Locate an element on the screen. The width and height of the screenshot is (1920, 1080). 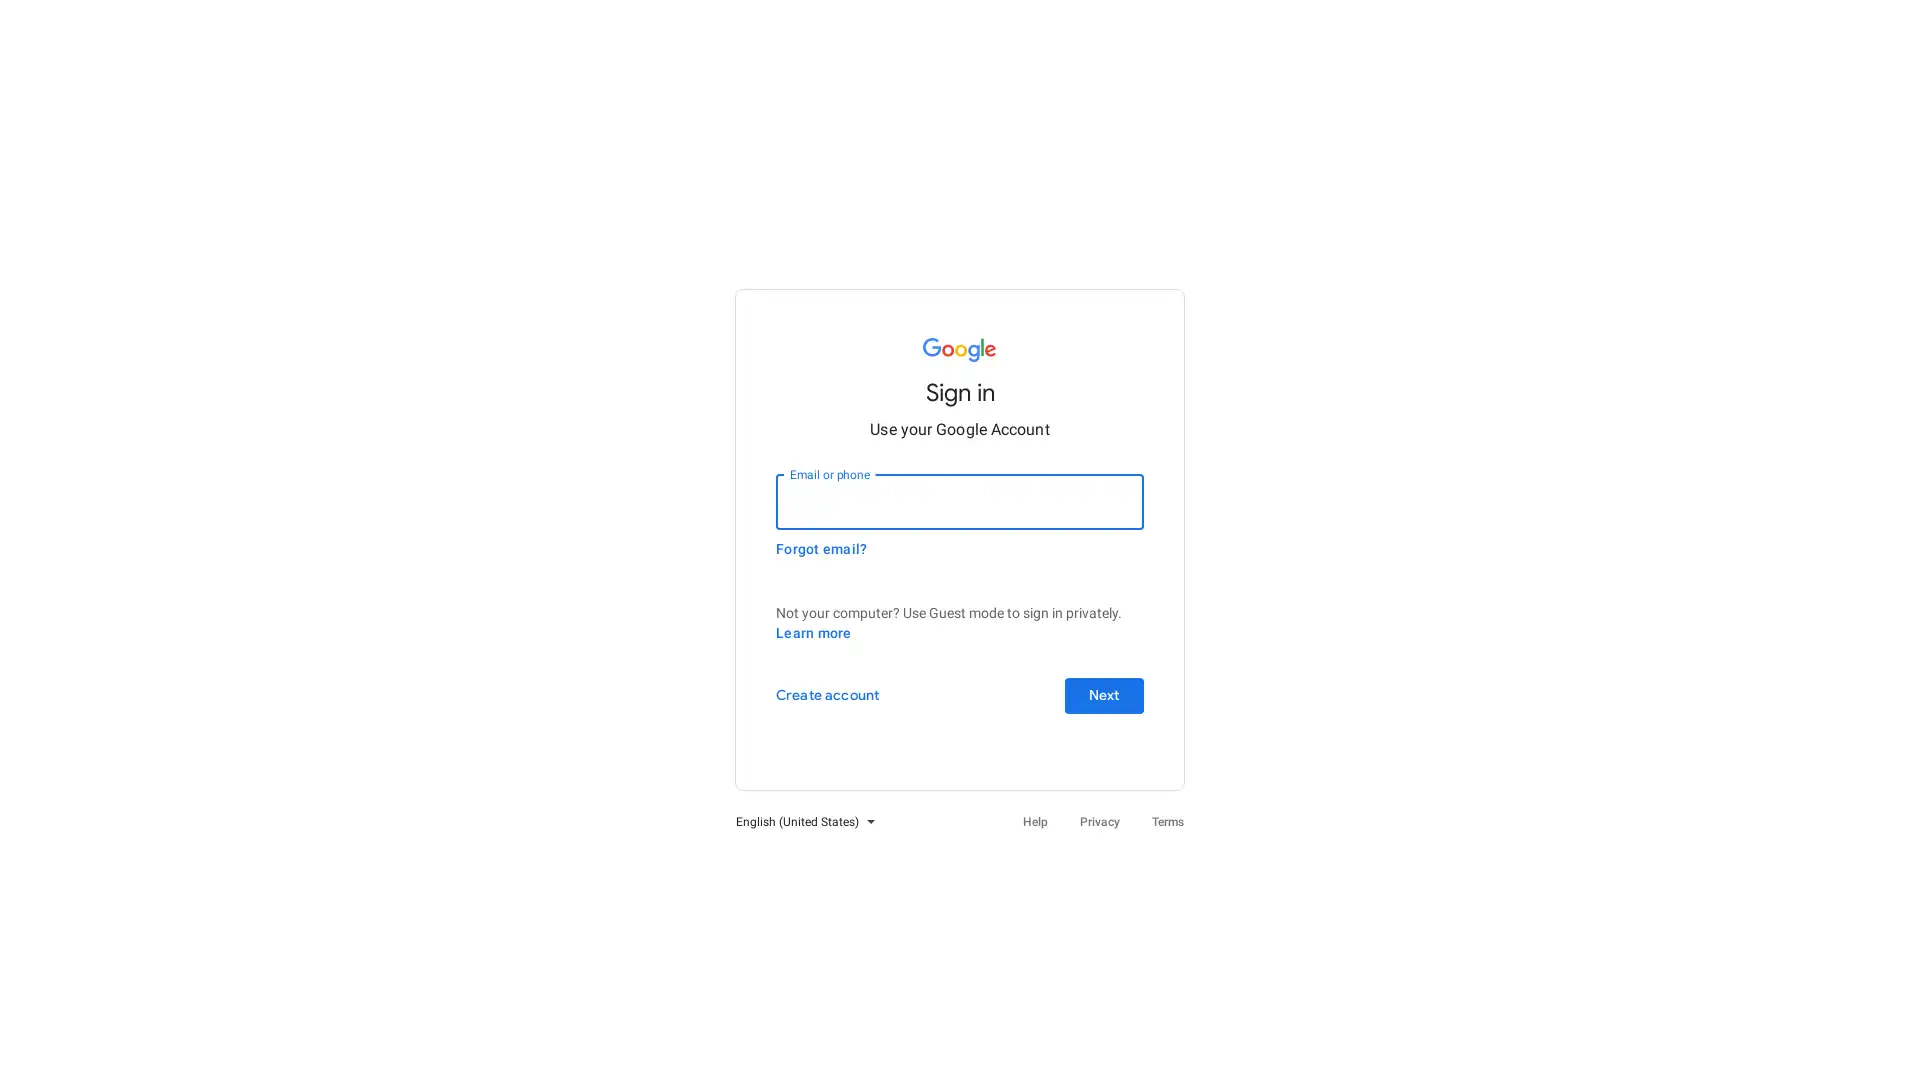
Next is located at coordinates (1103, 693).